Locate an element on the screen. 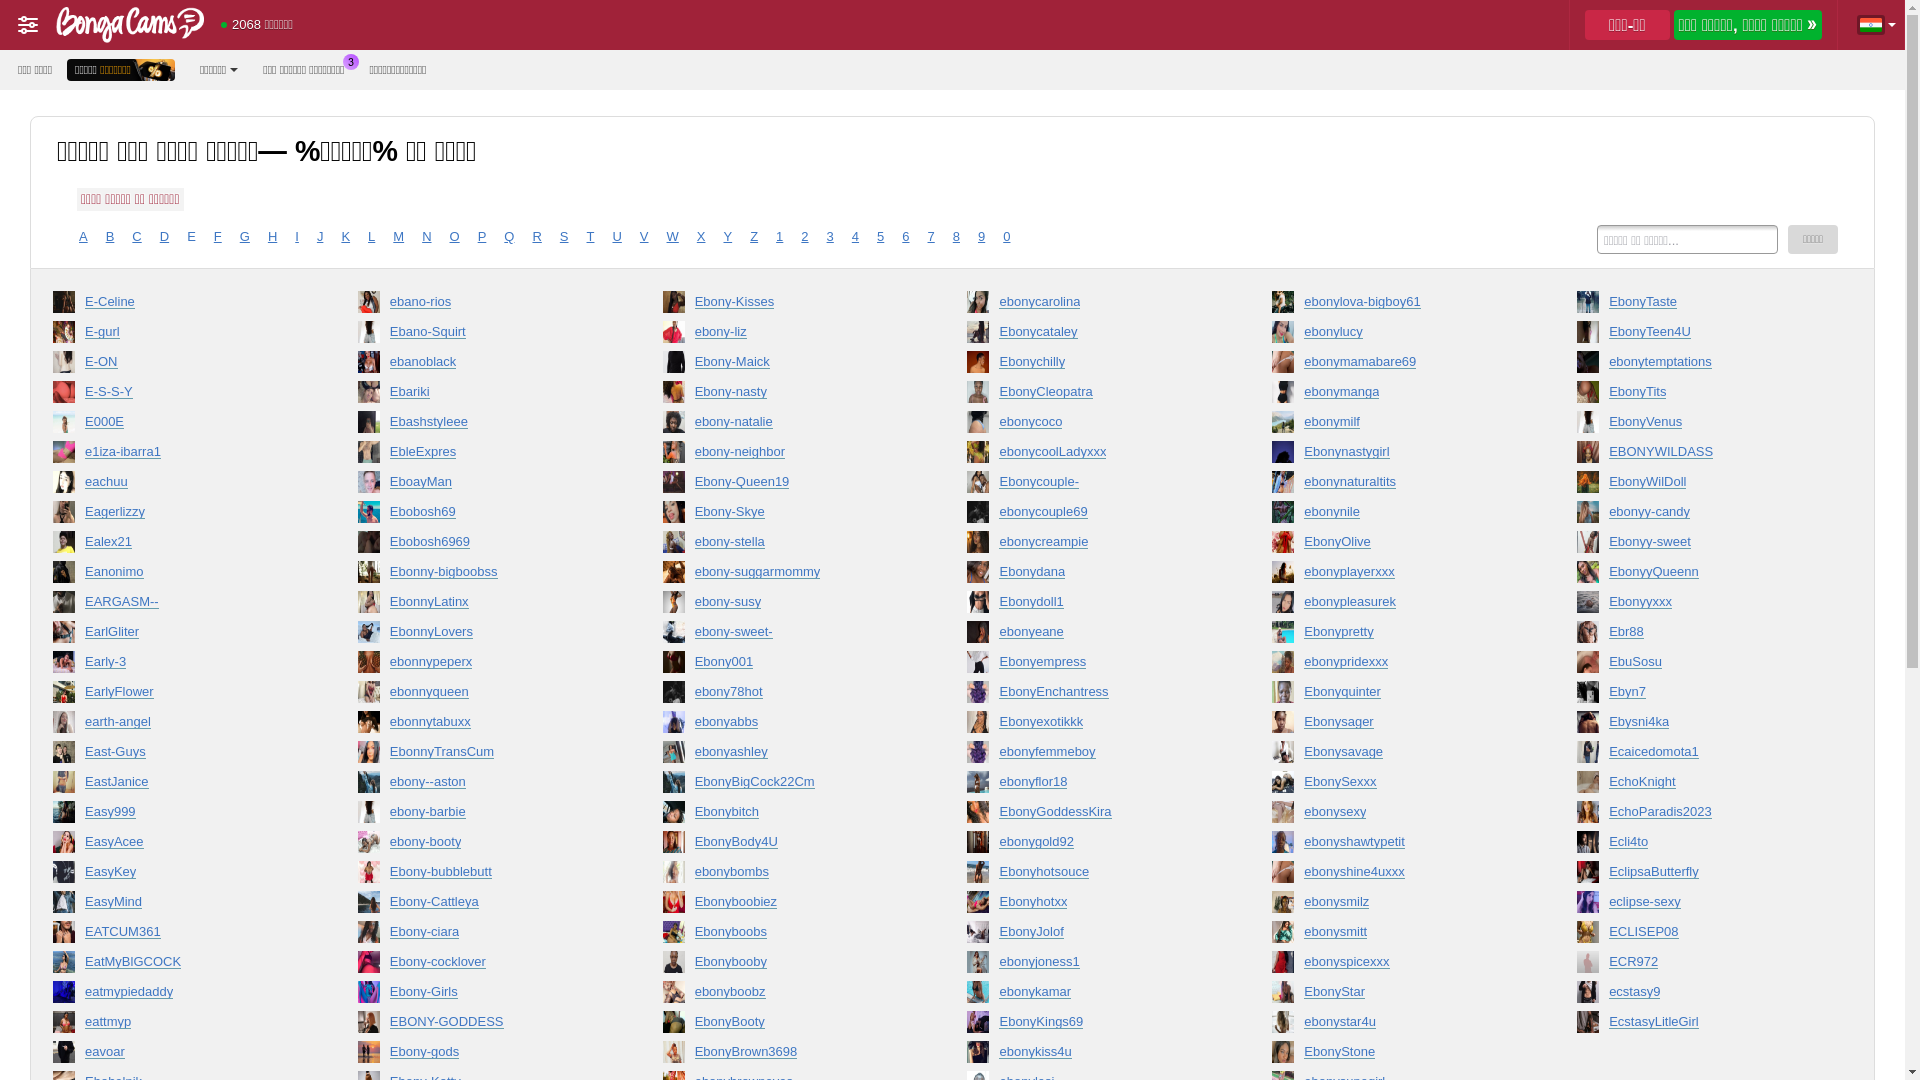 The height and width of the screenshot is (1080, 1920). 'EbonyTaste' is located at coordinates (1699, 305).